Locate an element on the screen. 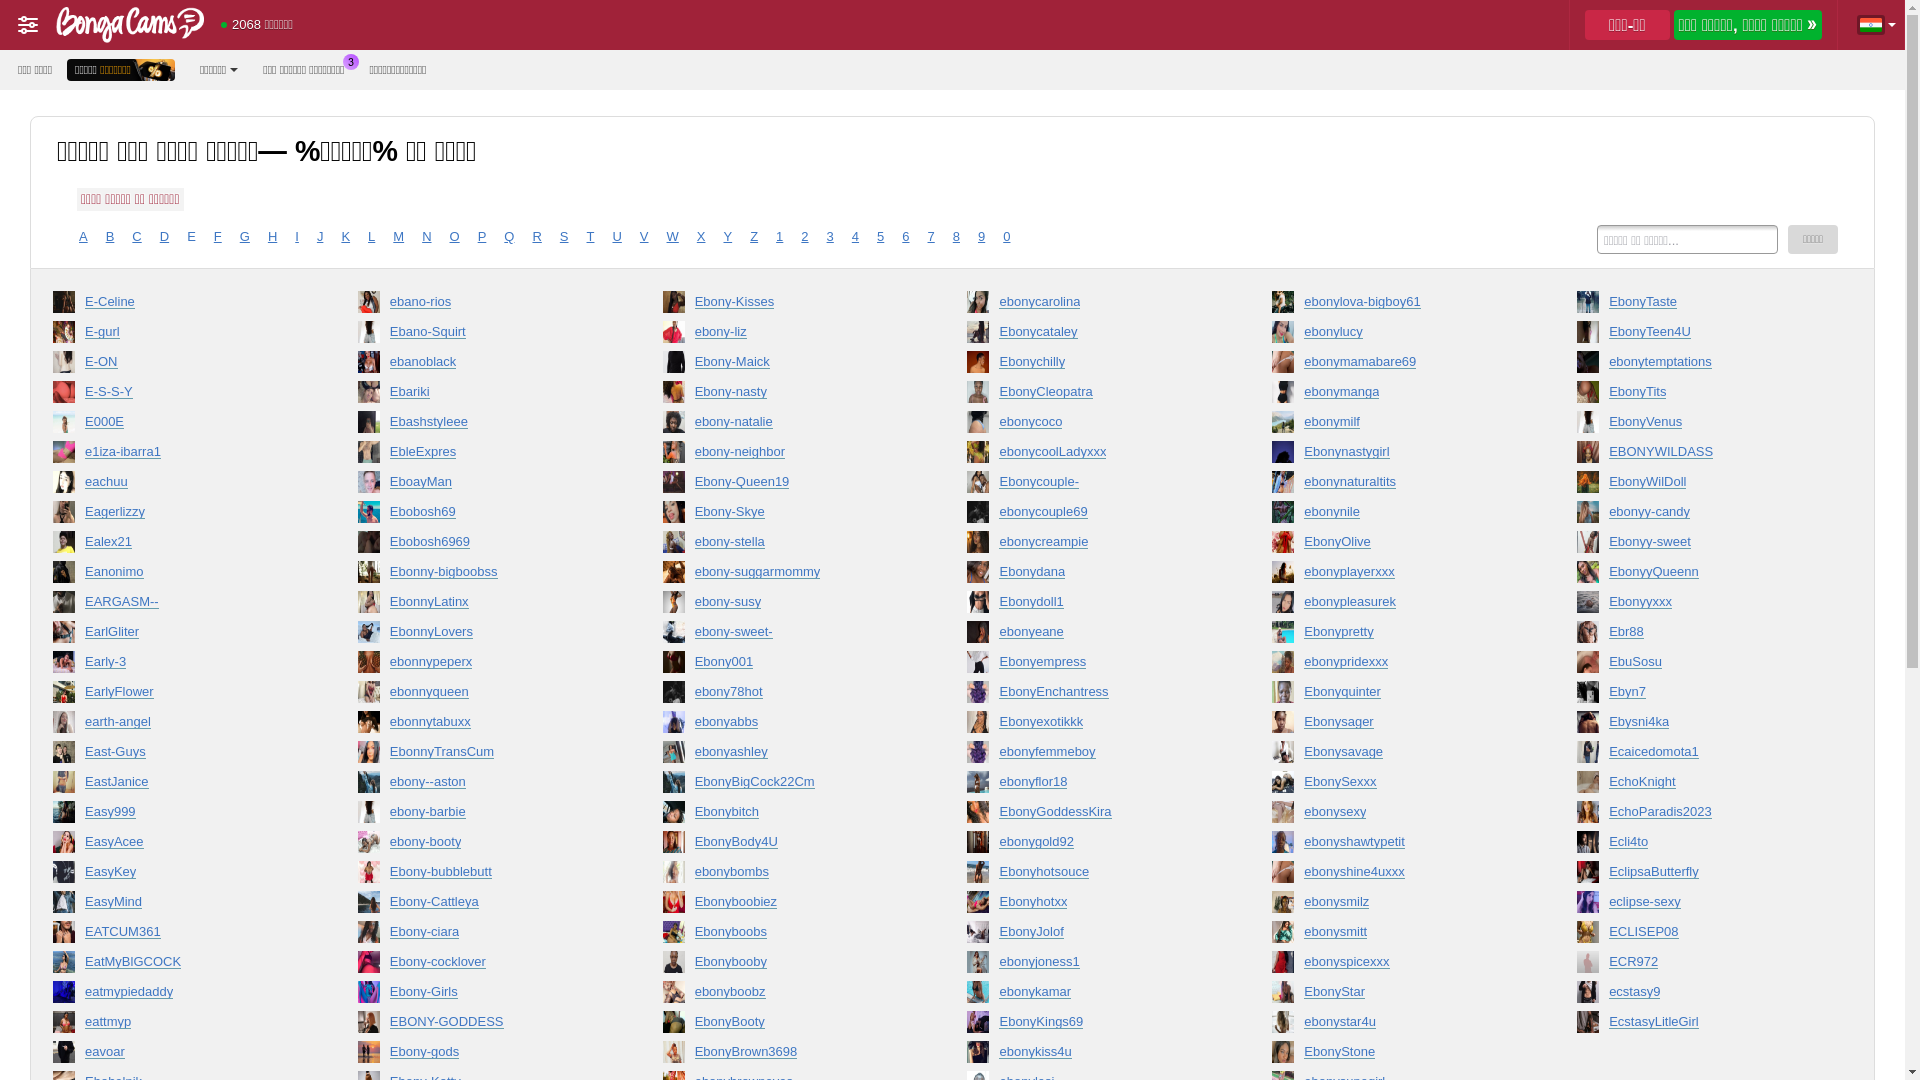 The height and width of the screenshot is (1080, 1920). 'EbonyTaste' is located at coordinates (1699, 305).